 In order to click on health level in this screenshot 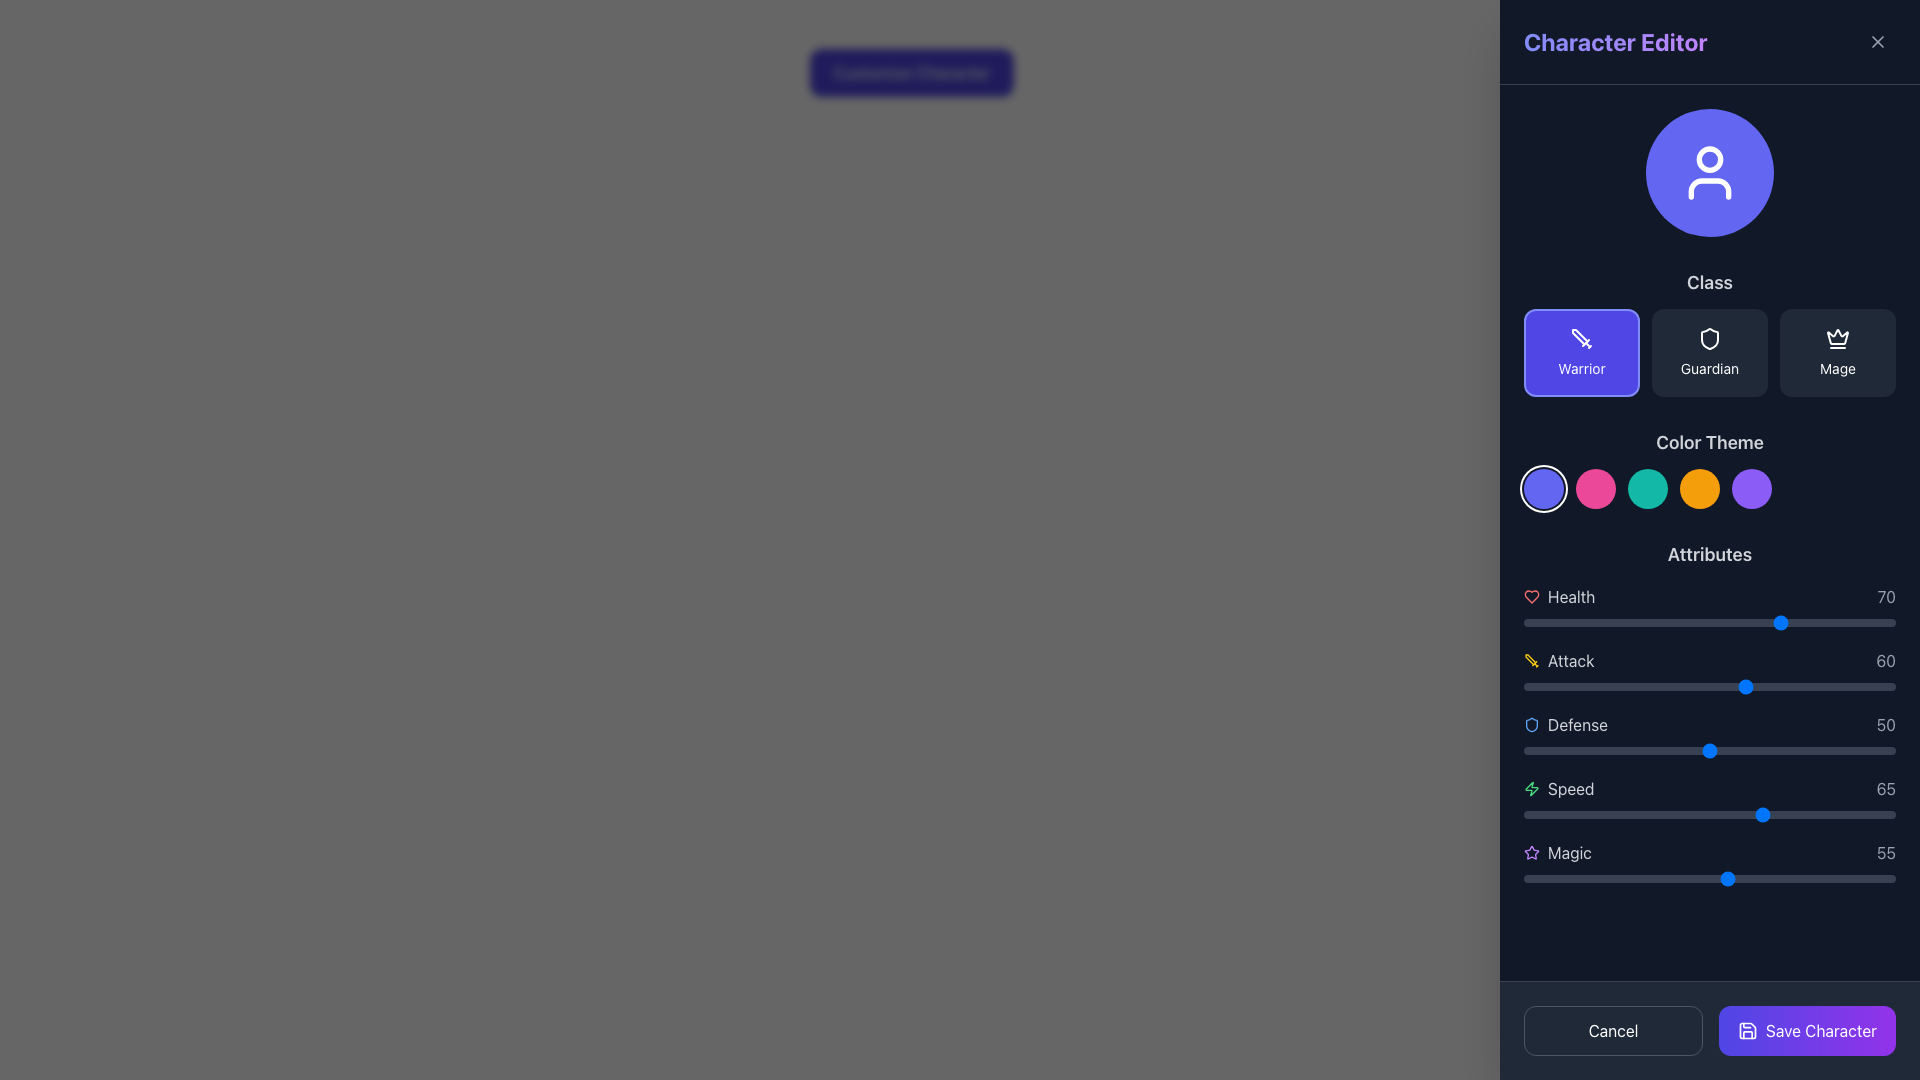, I will do `click(1563, 622)`.